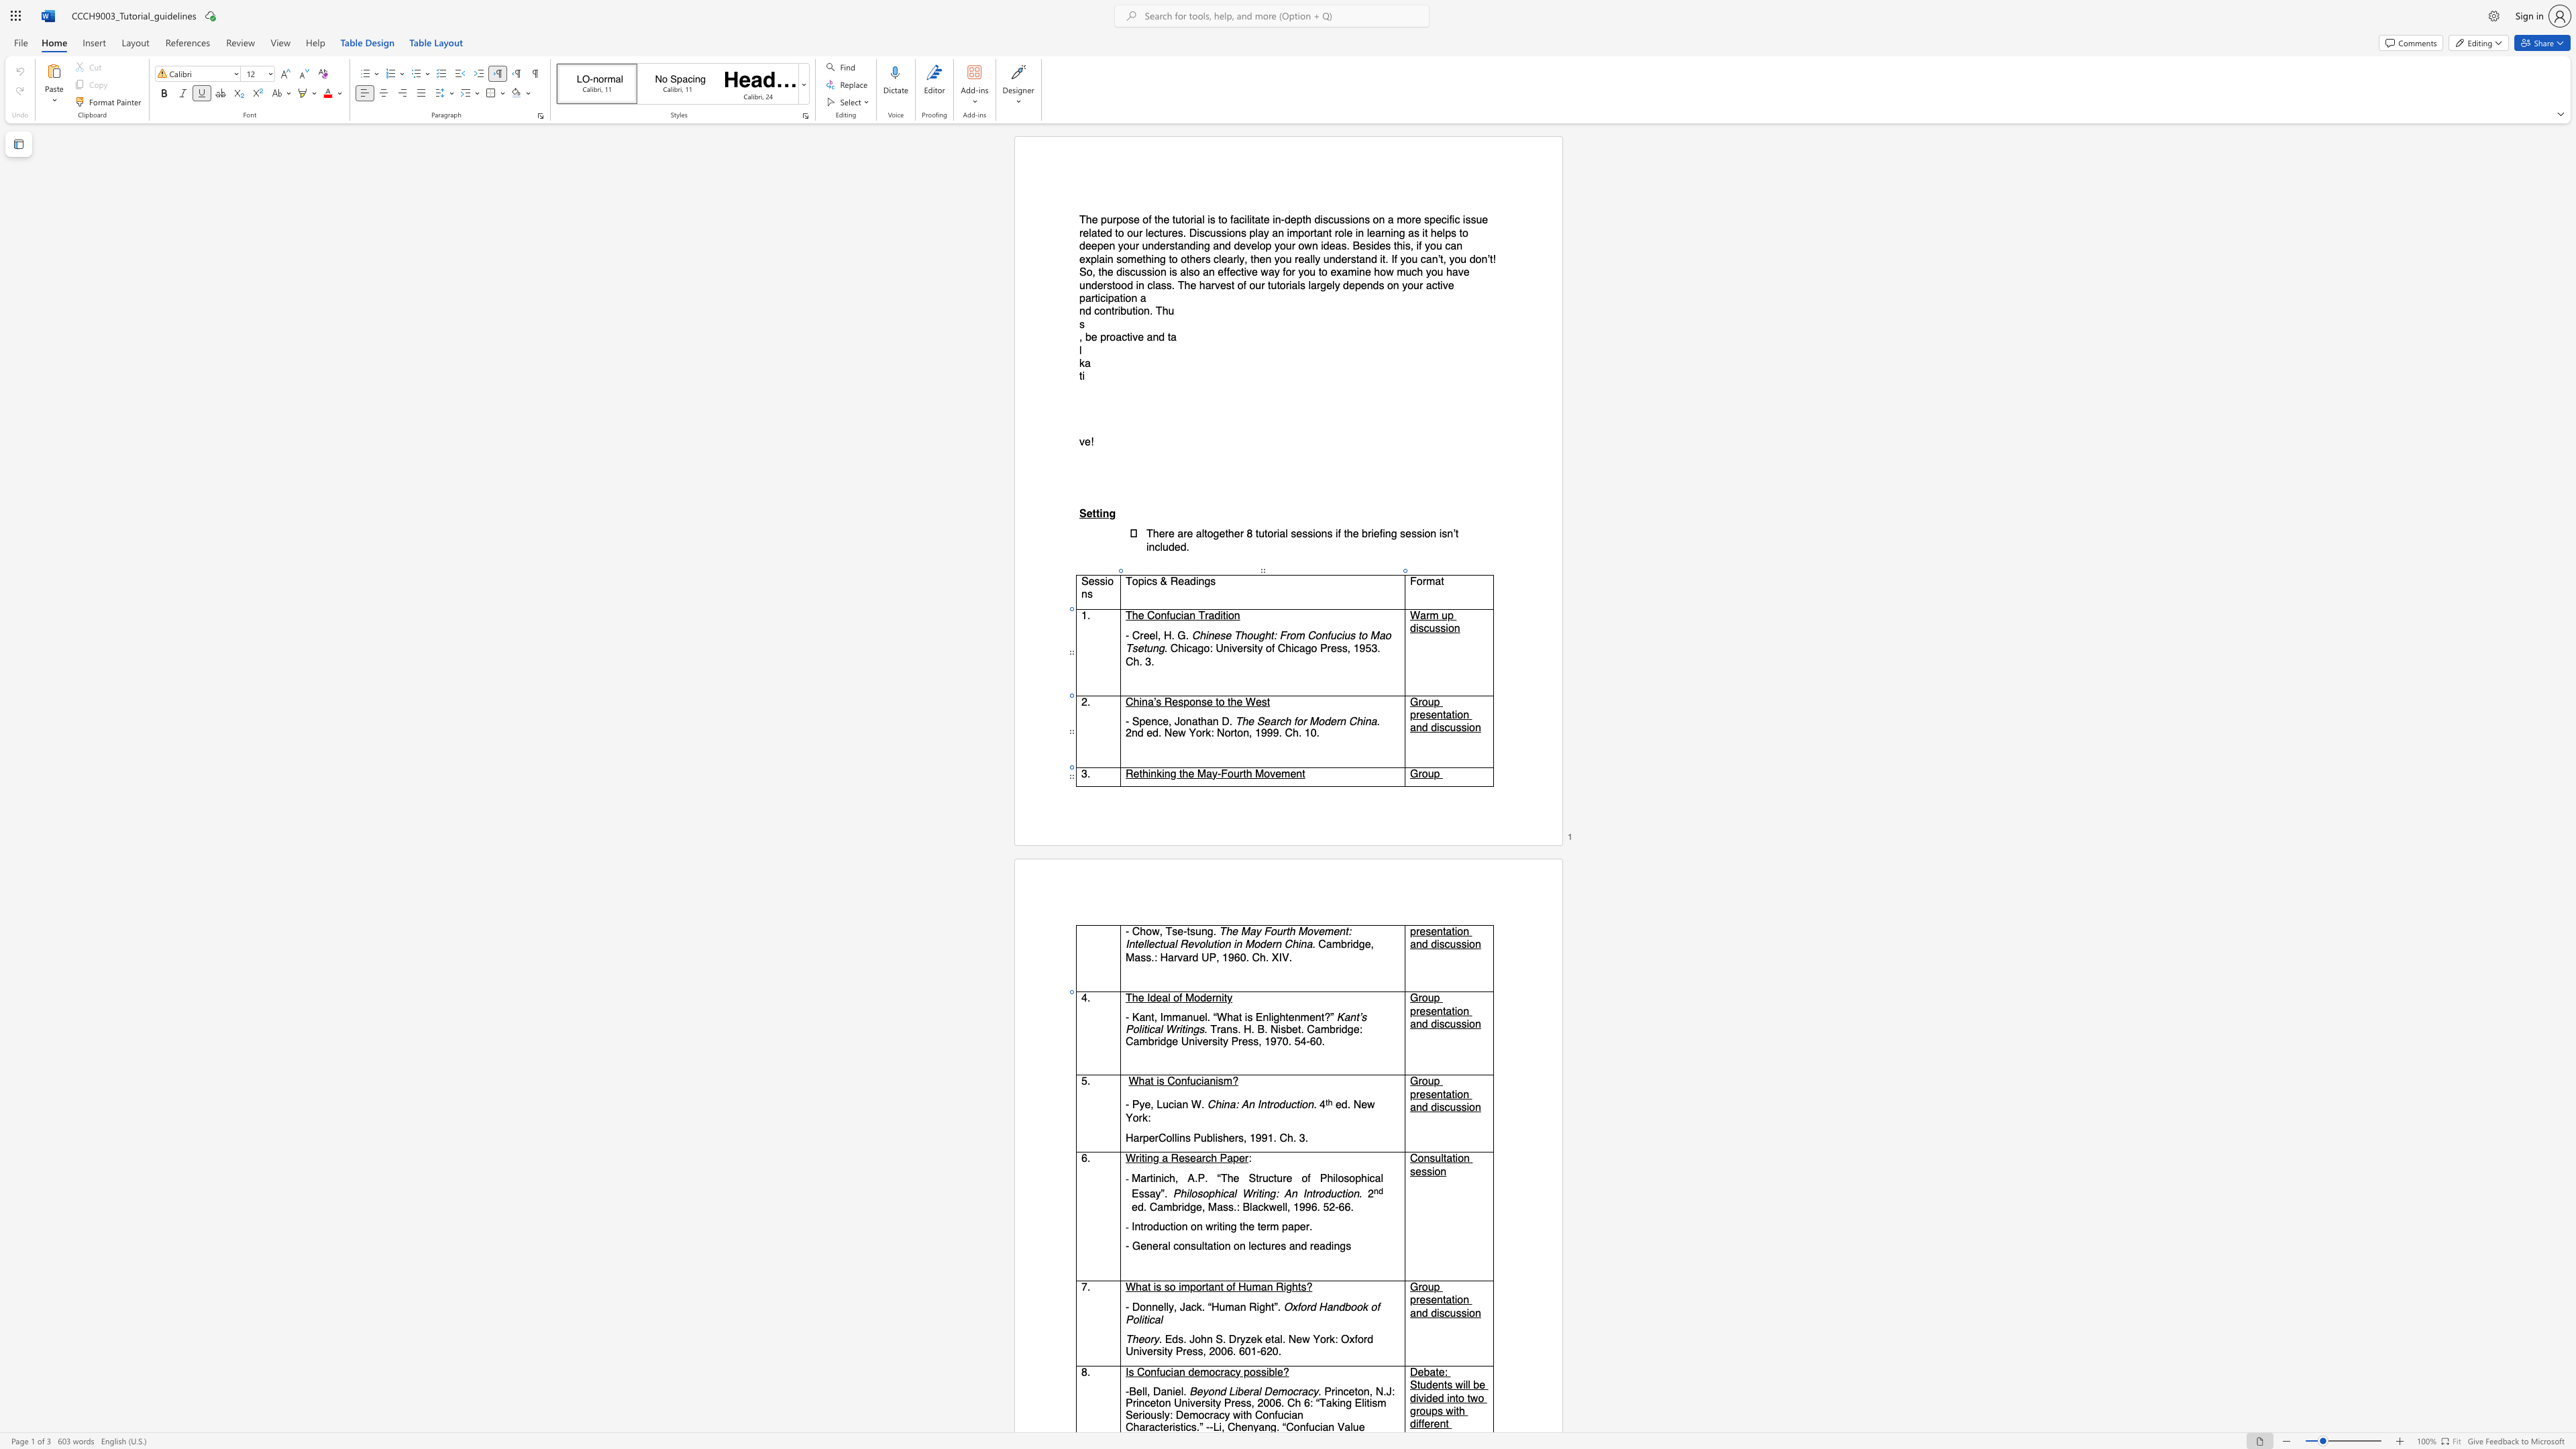  What do you see at coordinates (1268, 944) in the screenshot?
I see `the 7th character "e" in the text` at bounding box center [1268, 944].